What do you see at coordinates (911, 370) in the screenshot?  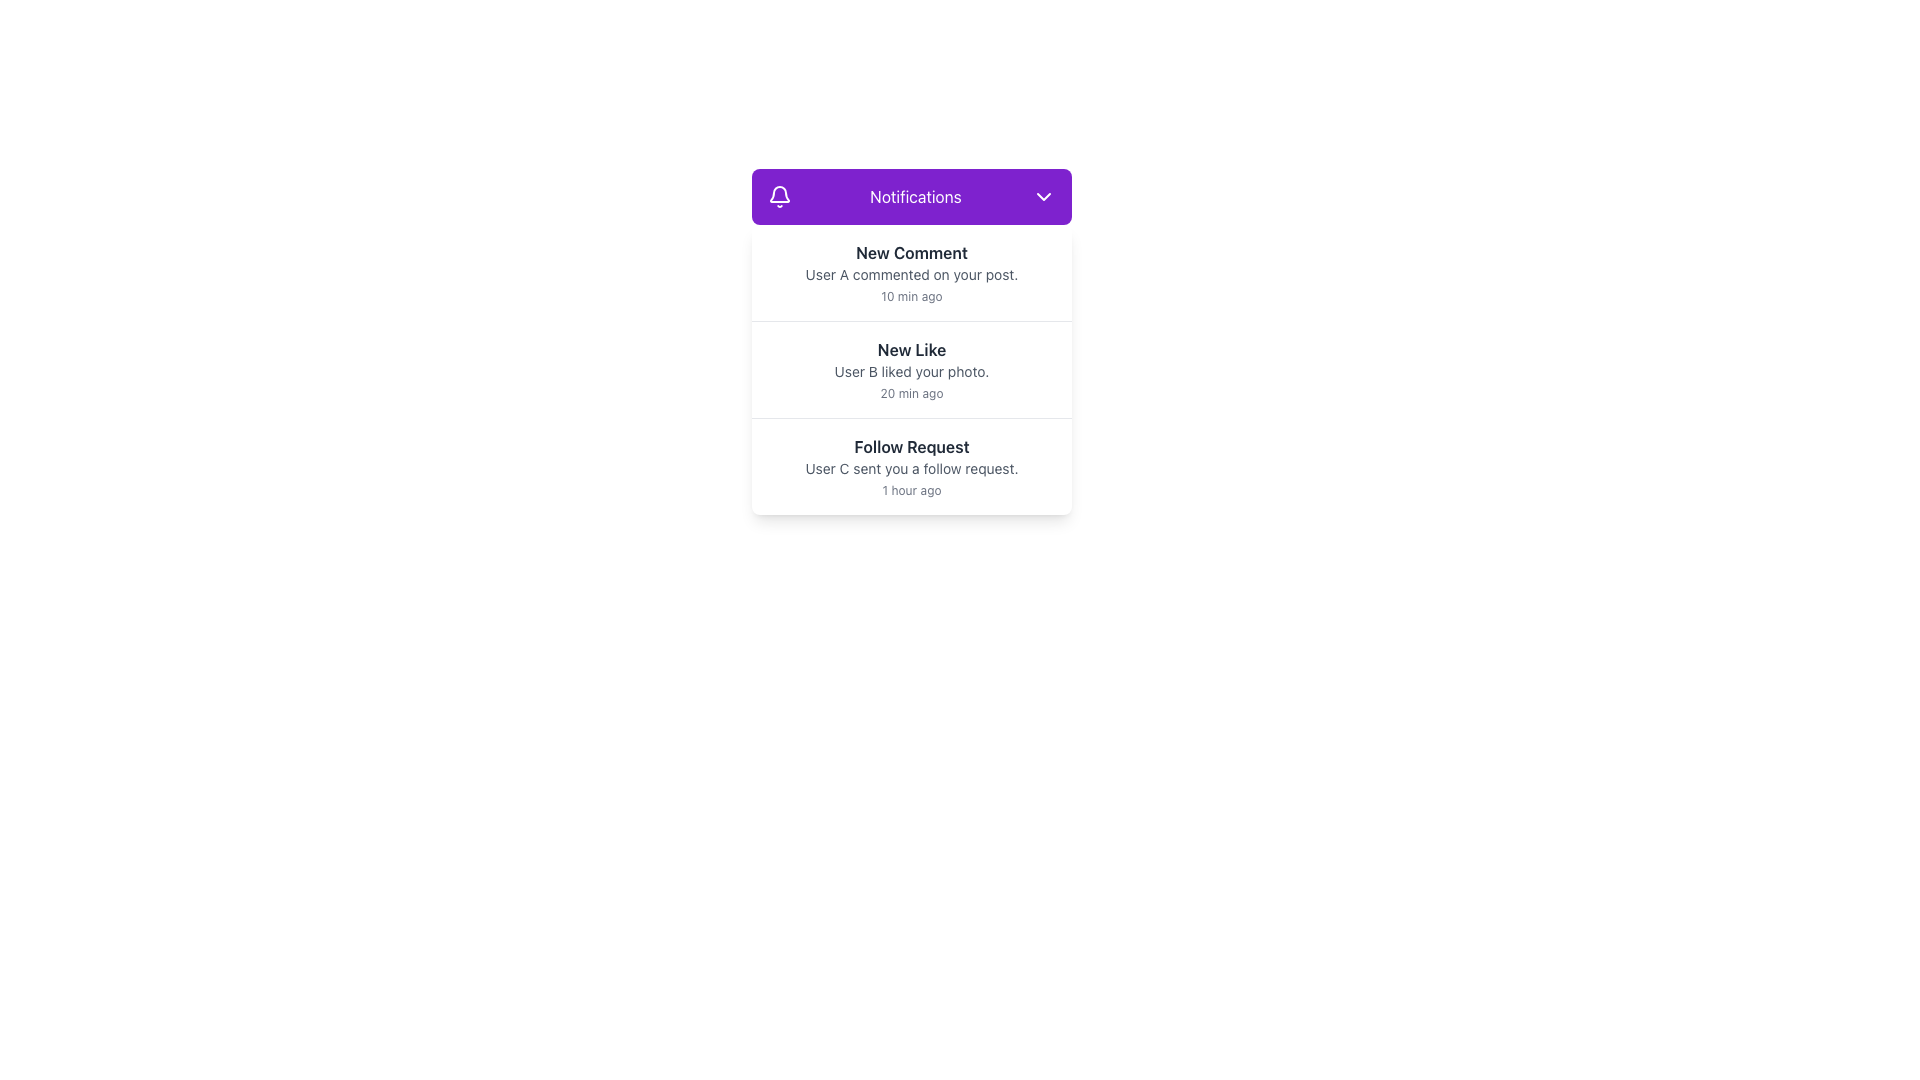 I see `the second notification entry in the card interface which displays 'New Like' with the description 'User B liked your photo.' and timestamp '20 min ago'` at bounding box center [911, 370].